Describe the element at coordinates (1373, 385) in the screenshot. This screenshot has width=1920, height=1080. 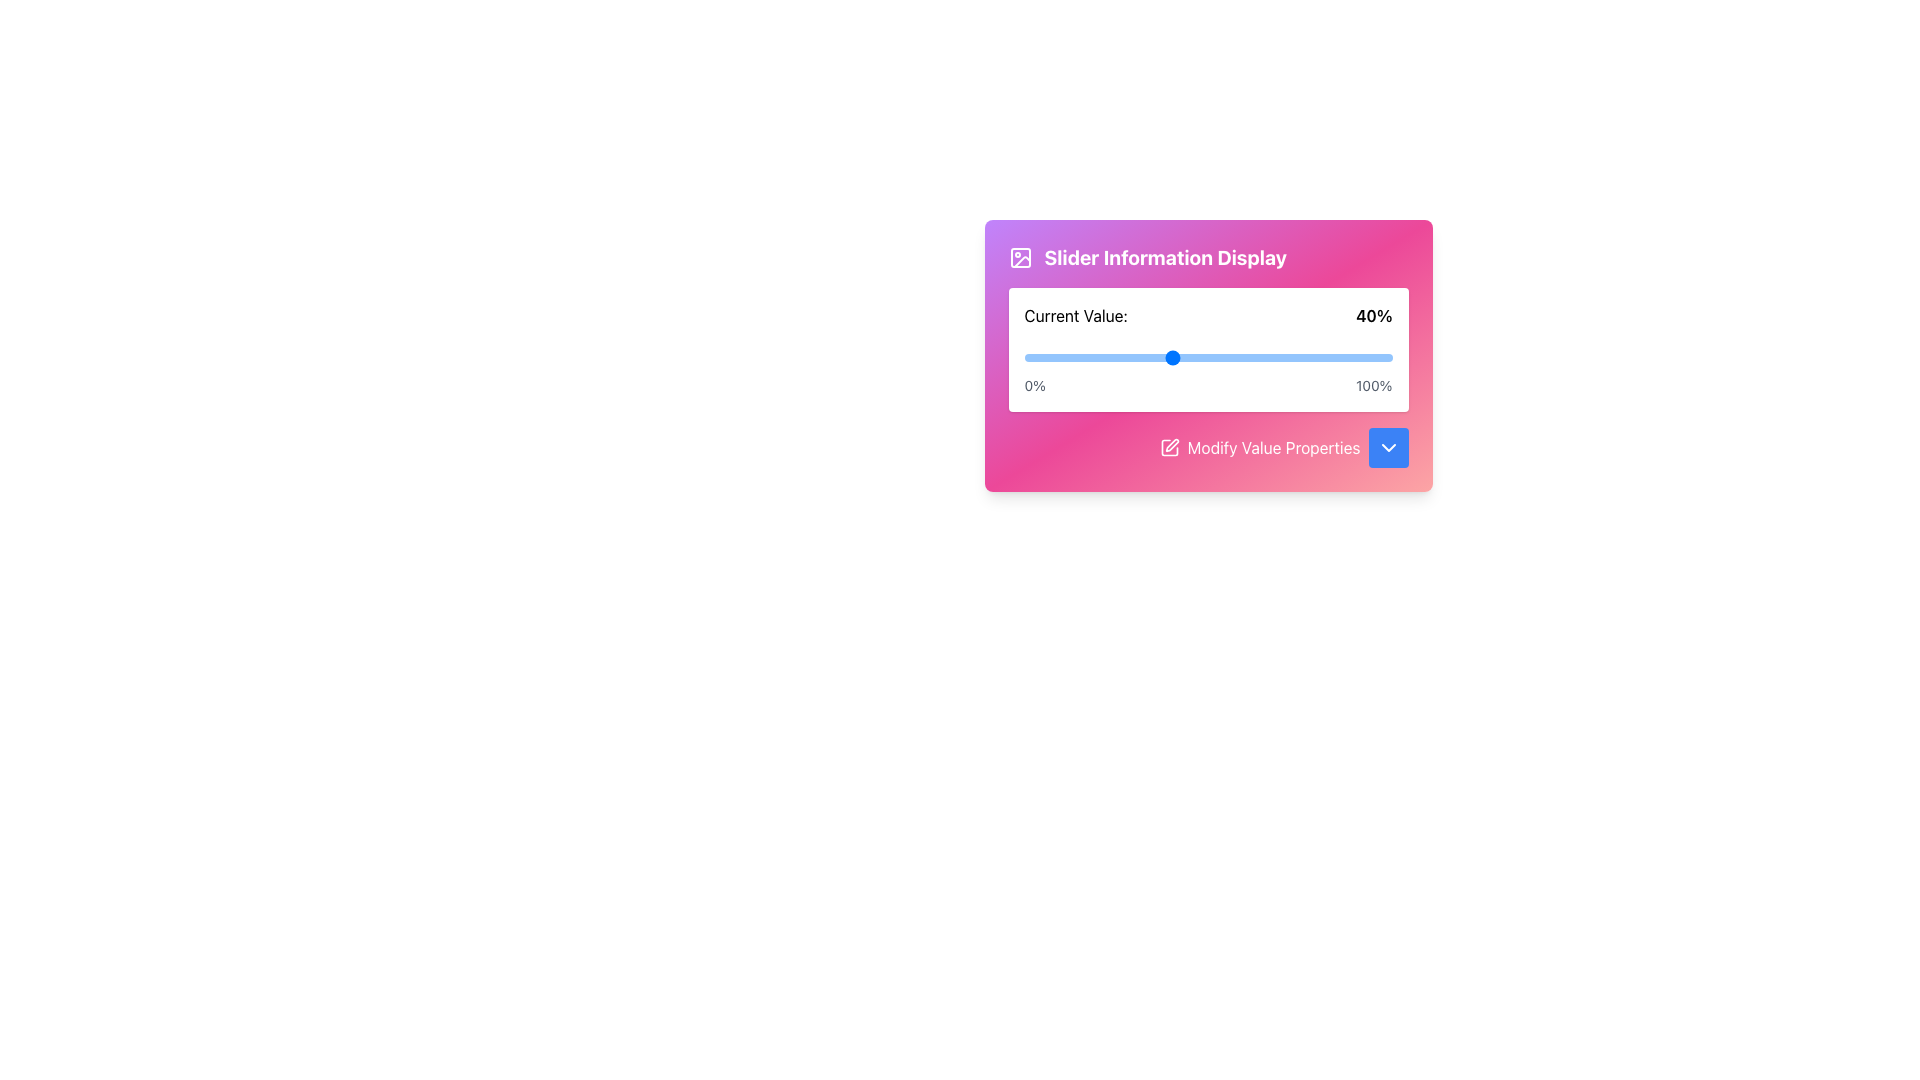
I see `the '100%' text label displayed in bold font, located at the bottom-right corner of a slider component on a gradient background` at that location.